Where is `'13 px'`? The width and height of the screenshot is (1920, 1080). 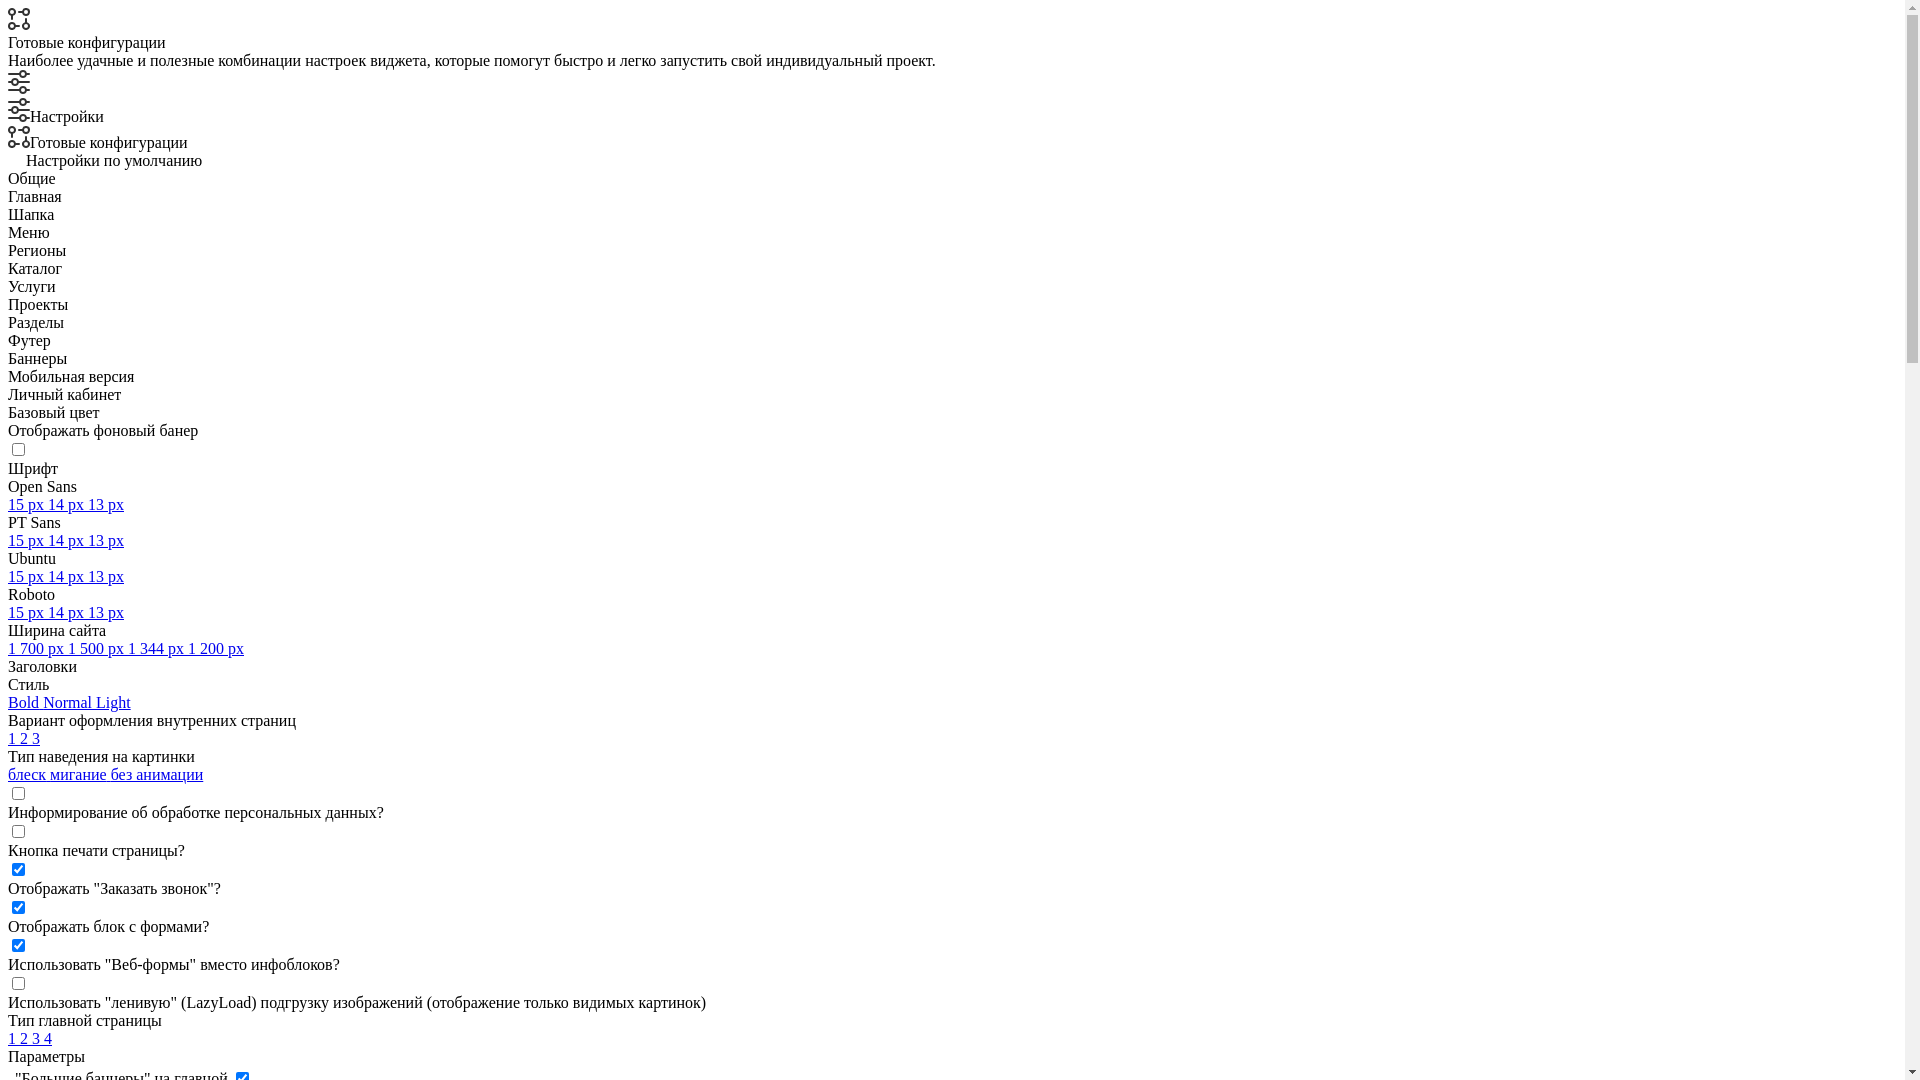 '13 px' is located at coordinates (86, 503).